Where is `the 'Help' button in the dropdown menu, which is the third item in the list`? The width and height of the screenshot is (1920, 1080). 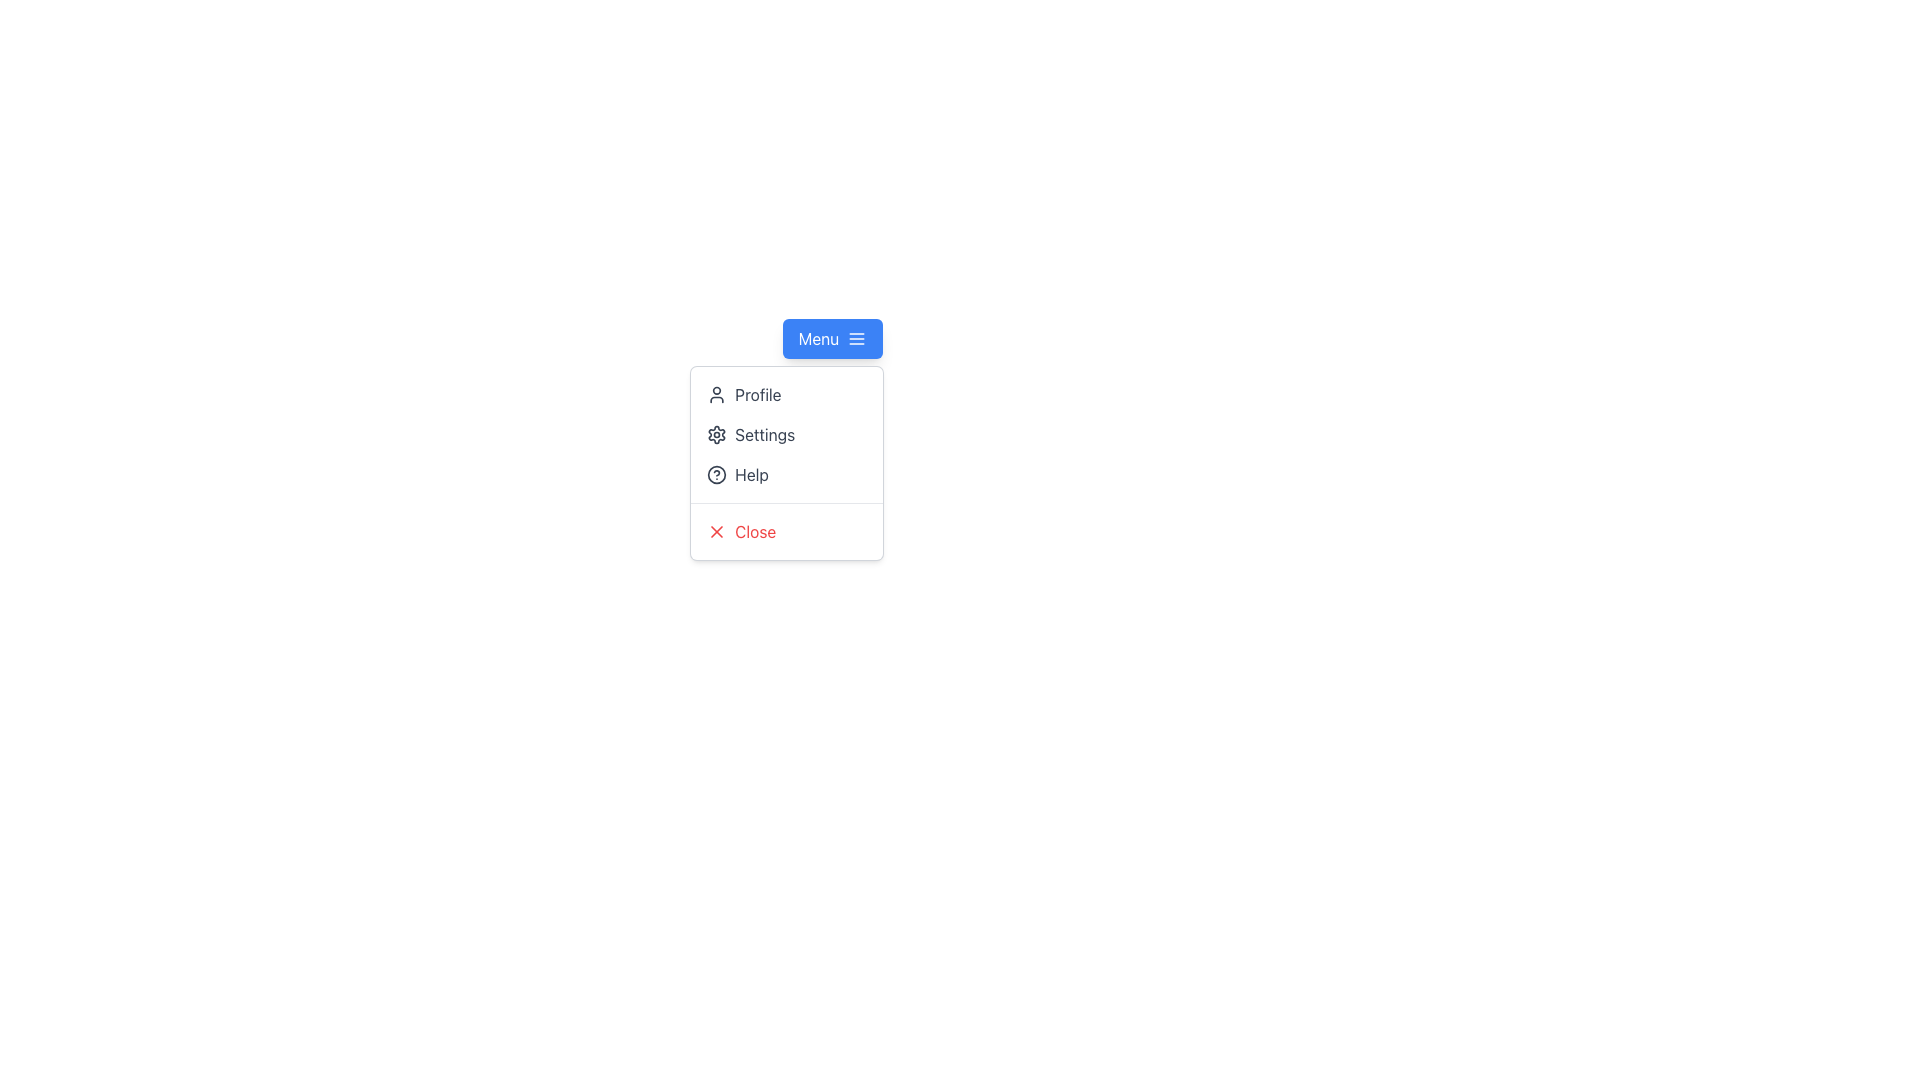 the 'Help' button in the dropdown menu, which is the third item in the list is located at coordinates (786, 474).